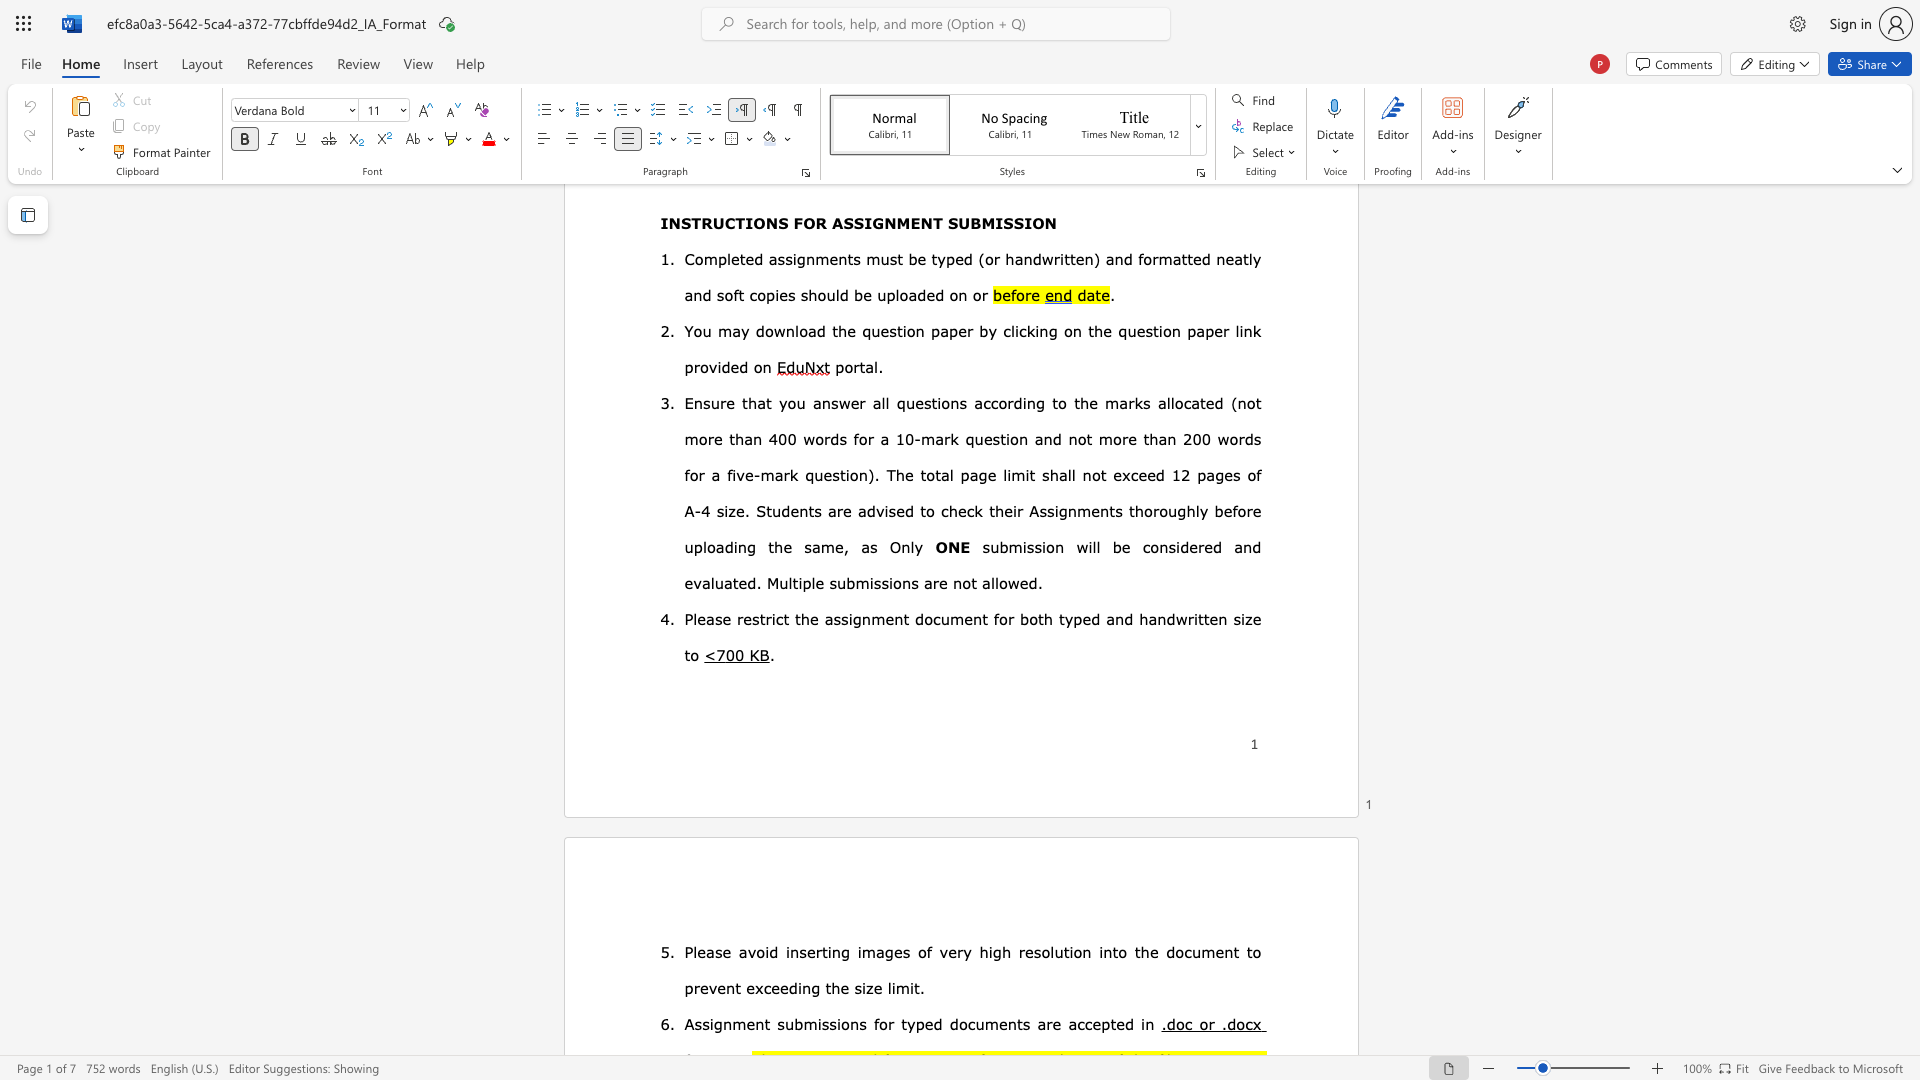 This screenshot has width=1920, height=1080. Describe the element at coordinates (798, 951) in the screenshot. I see `the subset text "serting im" within the text "Please avoid inserting images of"` at that location.